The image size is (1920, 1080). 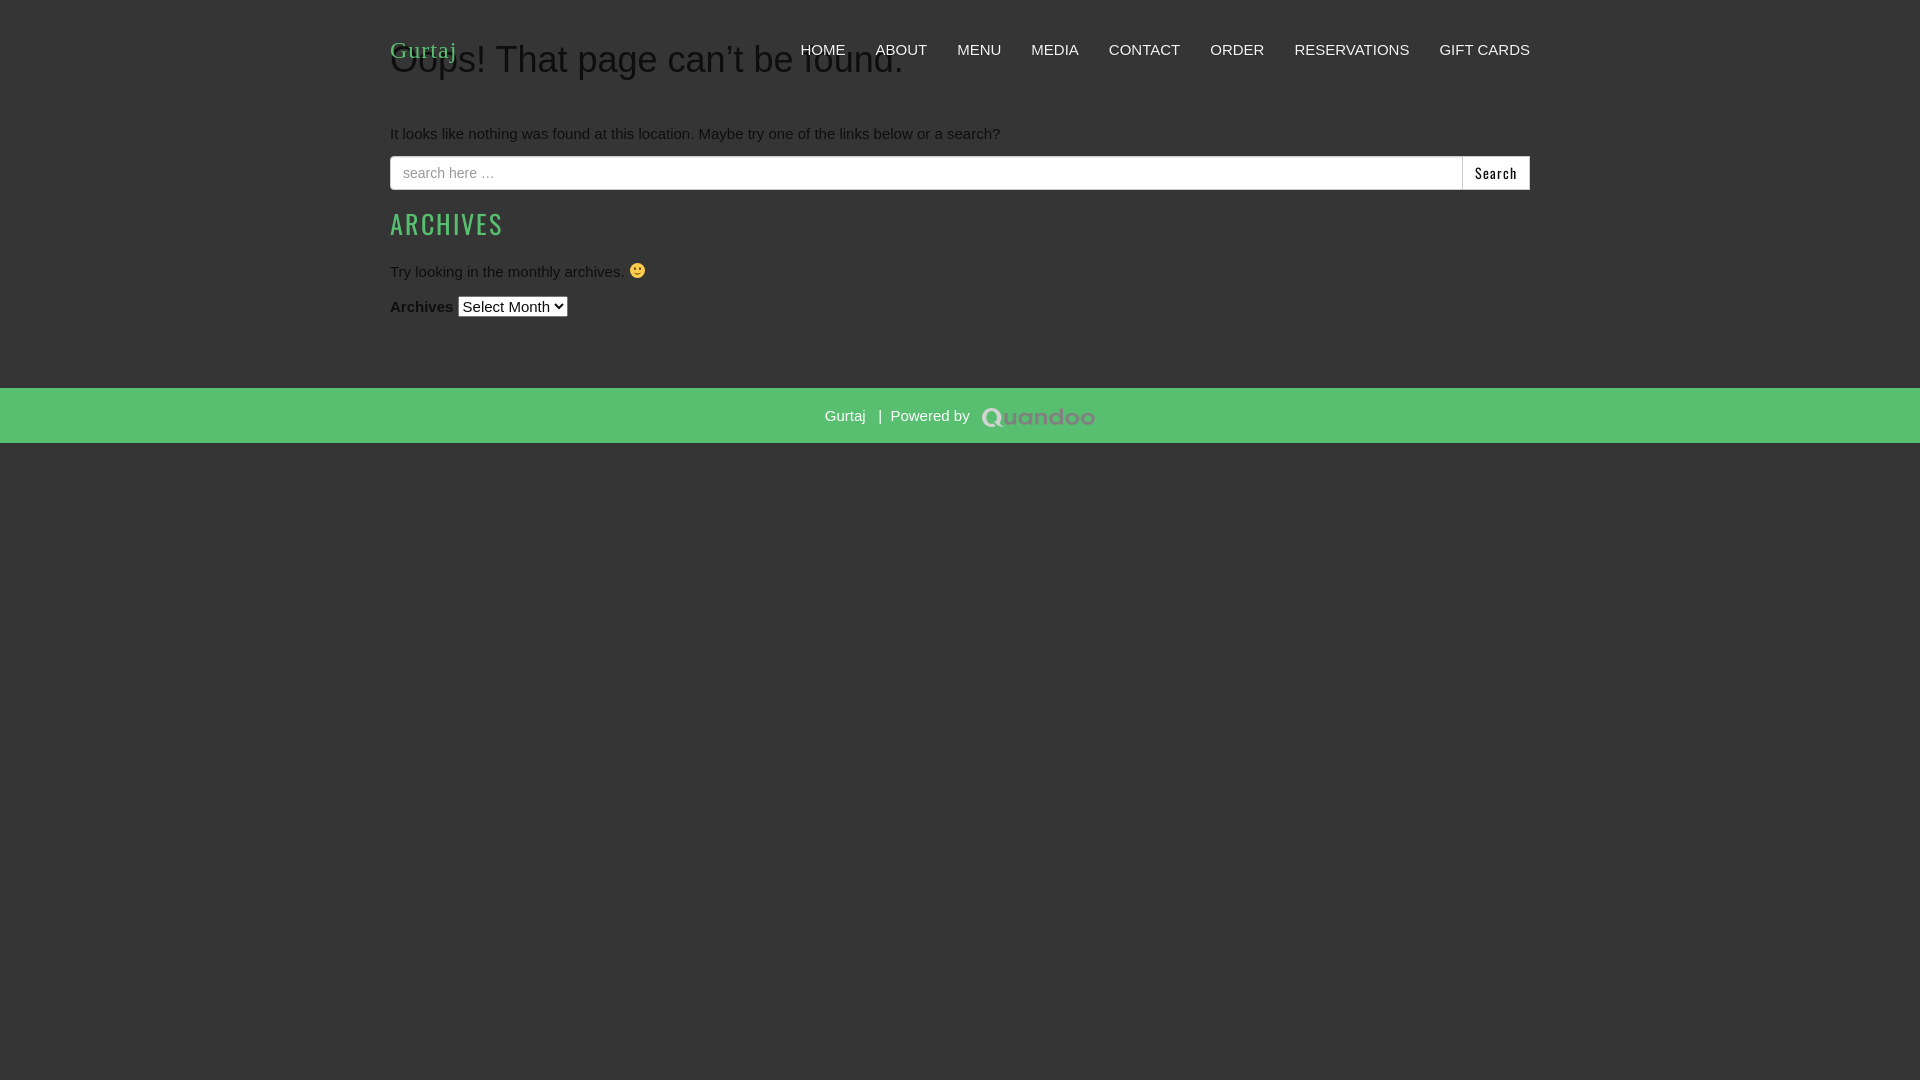 I want to click on 'CONTACT', so click(x=1144, y=49).